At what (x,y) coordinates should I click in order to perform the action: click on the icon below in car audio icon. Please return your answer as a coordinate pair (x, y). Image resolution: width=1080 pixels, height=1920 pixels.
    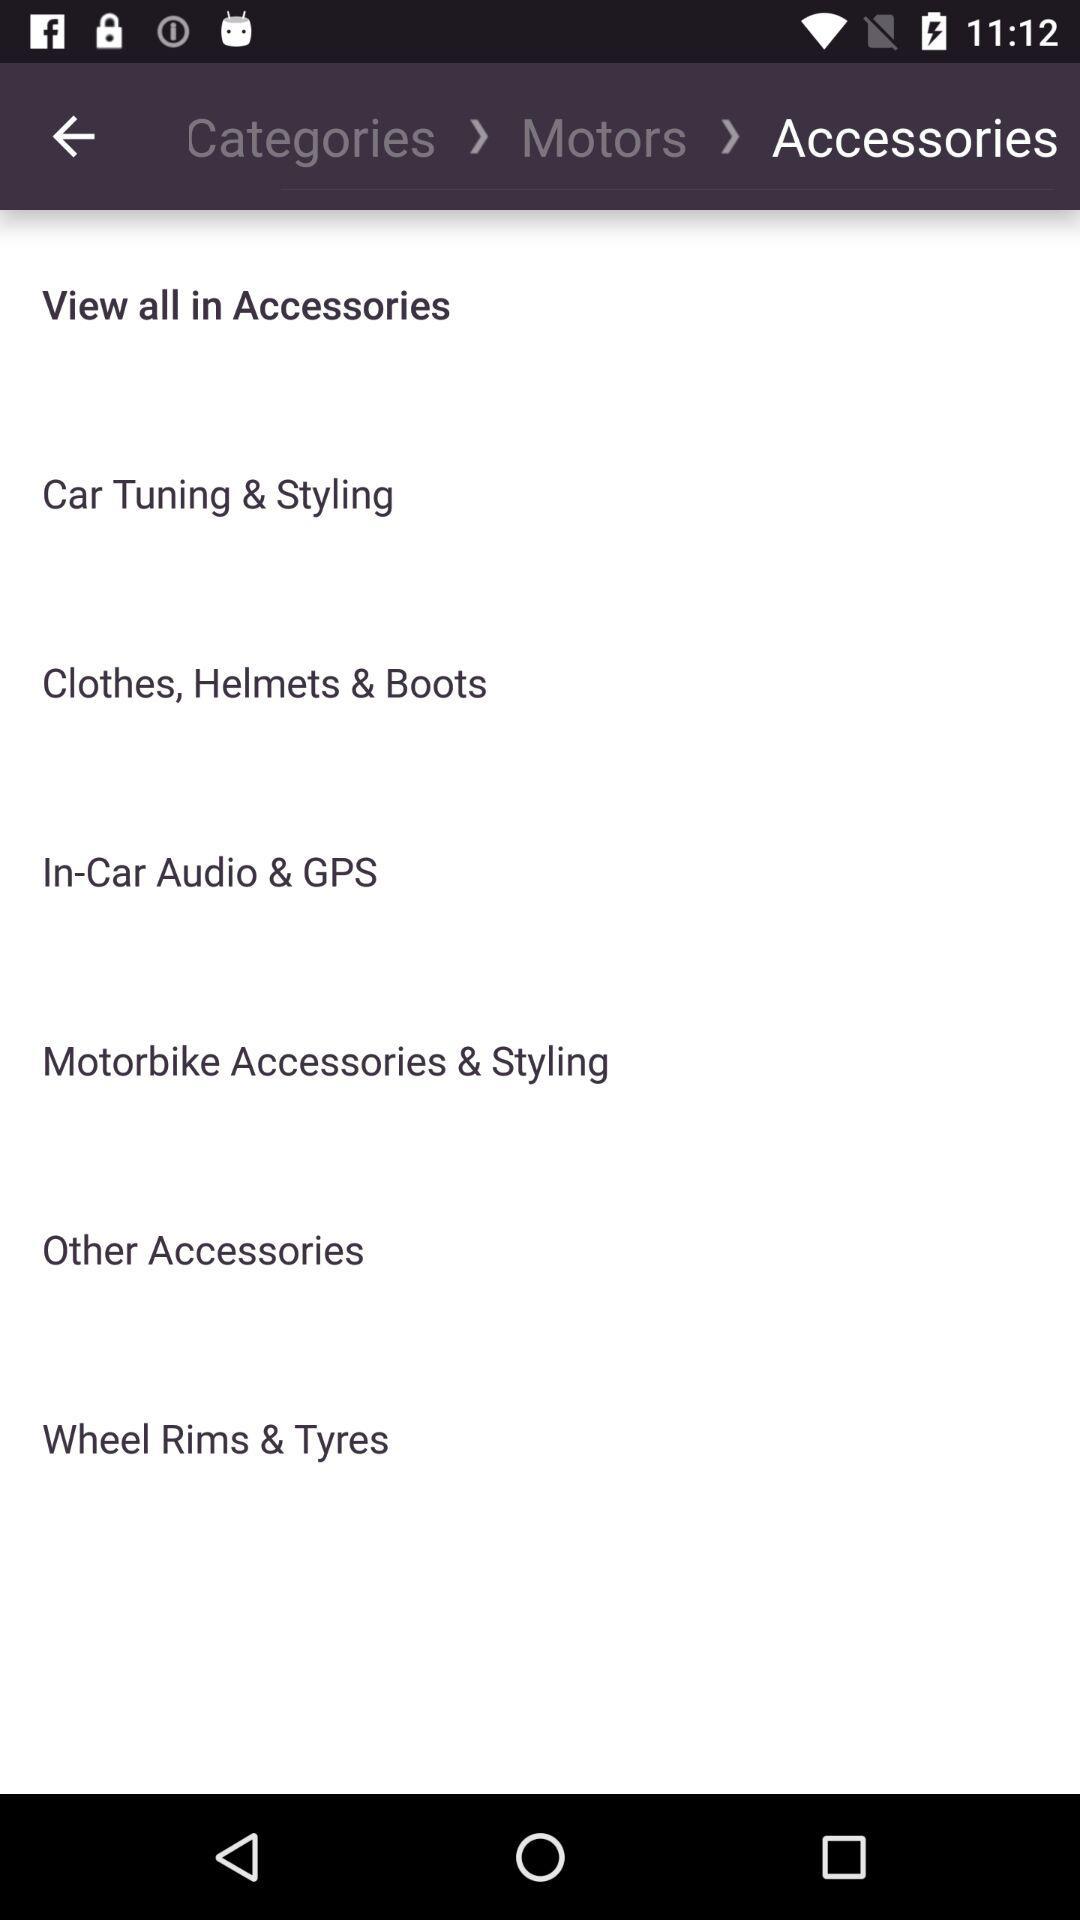
    Looking at the image, I should click on (324, 1059).